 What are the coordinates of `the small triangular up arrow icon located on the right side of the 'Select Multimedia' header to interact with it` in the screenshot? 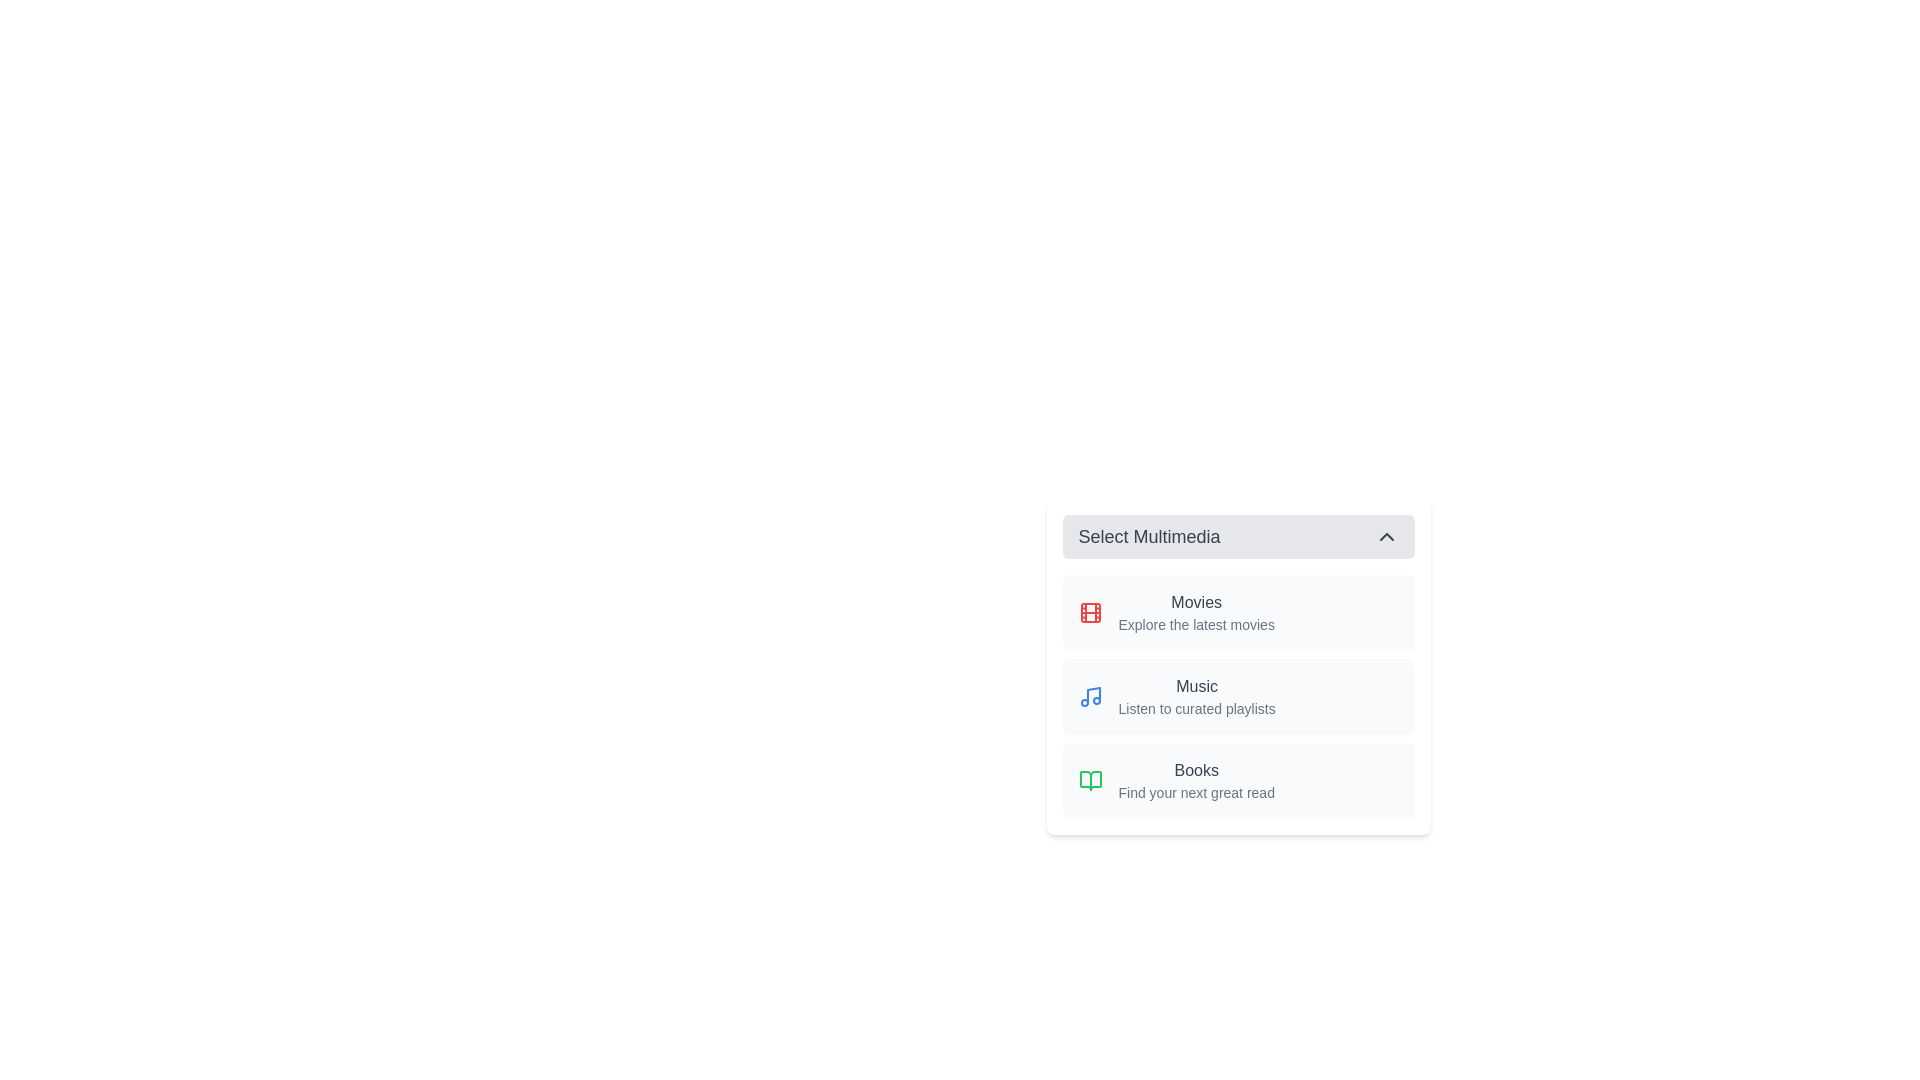 It's located at (1385, 535).